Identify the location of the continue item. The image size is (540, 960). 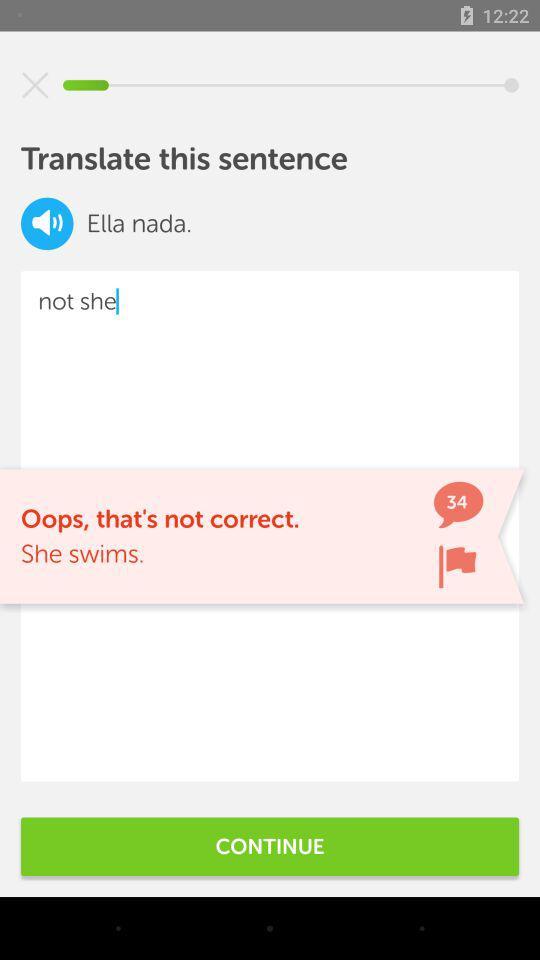
(270, 845).